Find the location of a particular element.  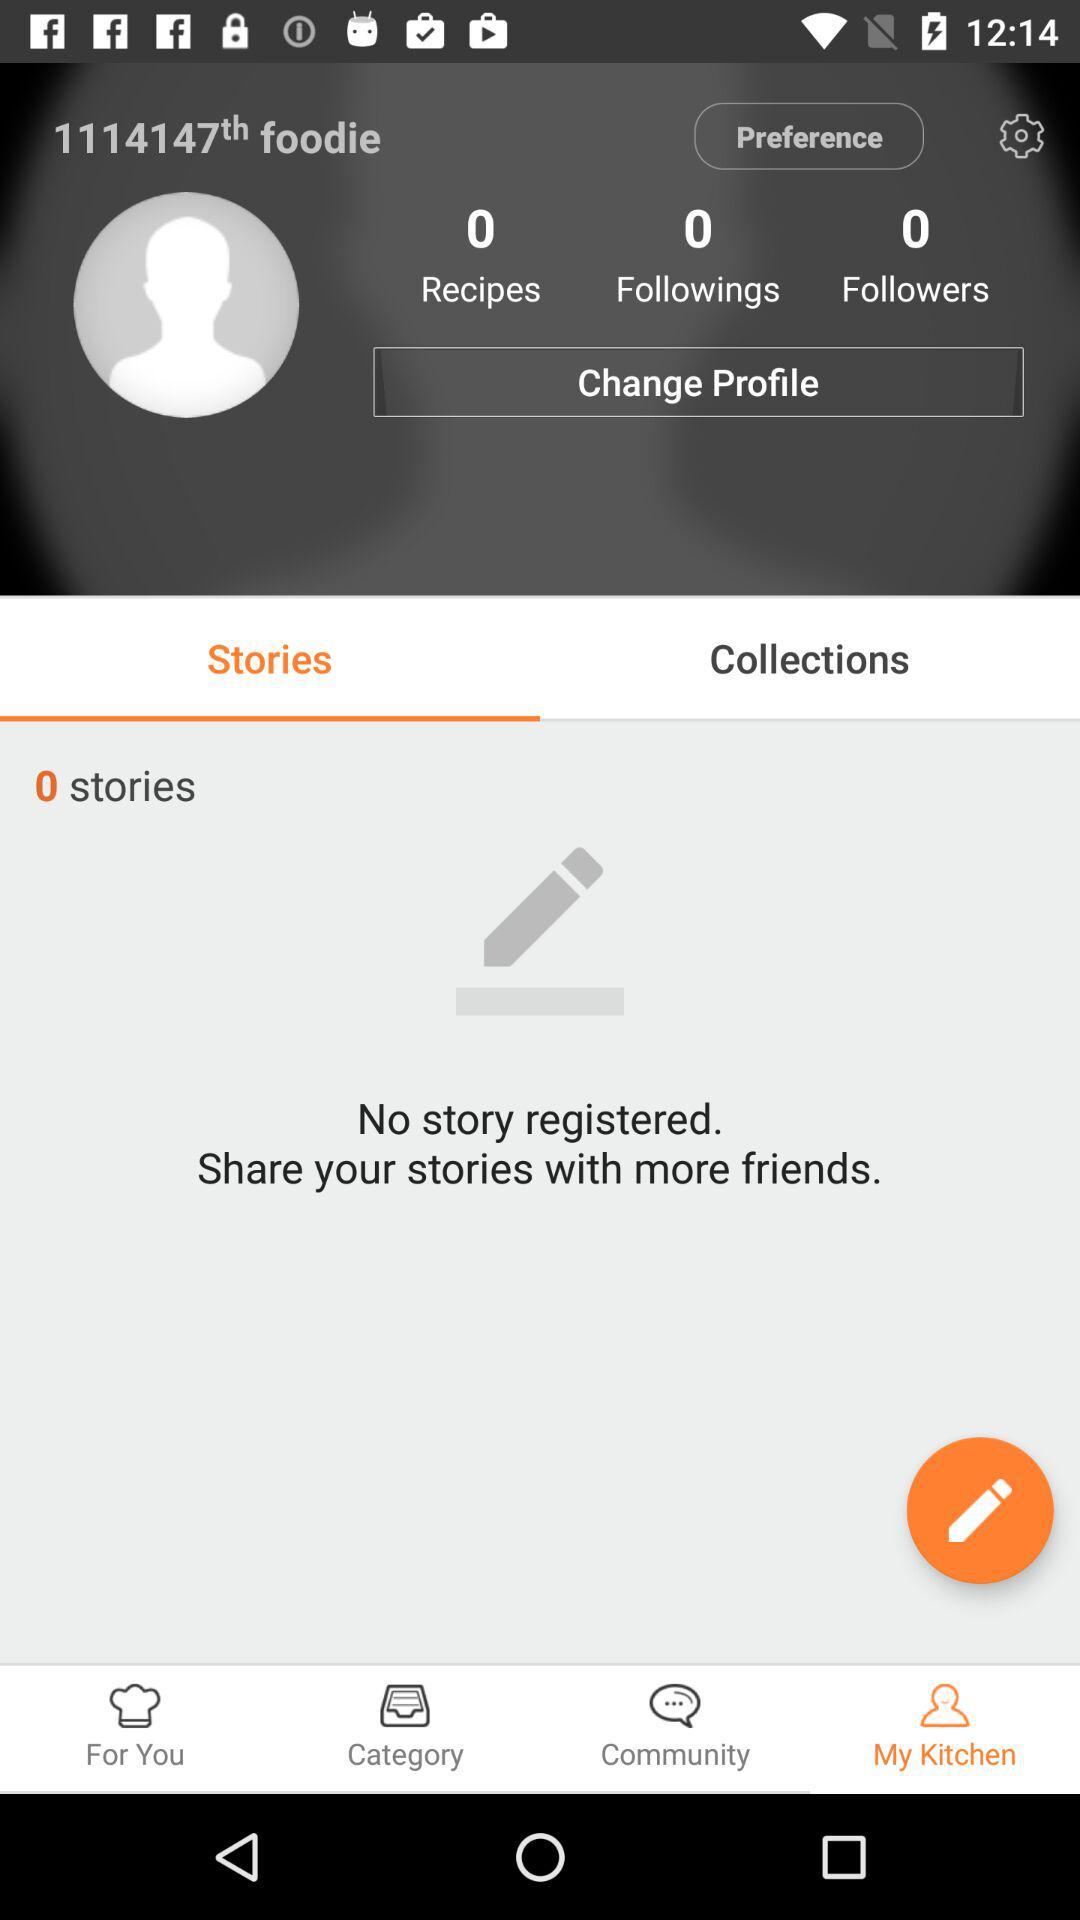

the change profile item is located at coordinates (697, 382).